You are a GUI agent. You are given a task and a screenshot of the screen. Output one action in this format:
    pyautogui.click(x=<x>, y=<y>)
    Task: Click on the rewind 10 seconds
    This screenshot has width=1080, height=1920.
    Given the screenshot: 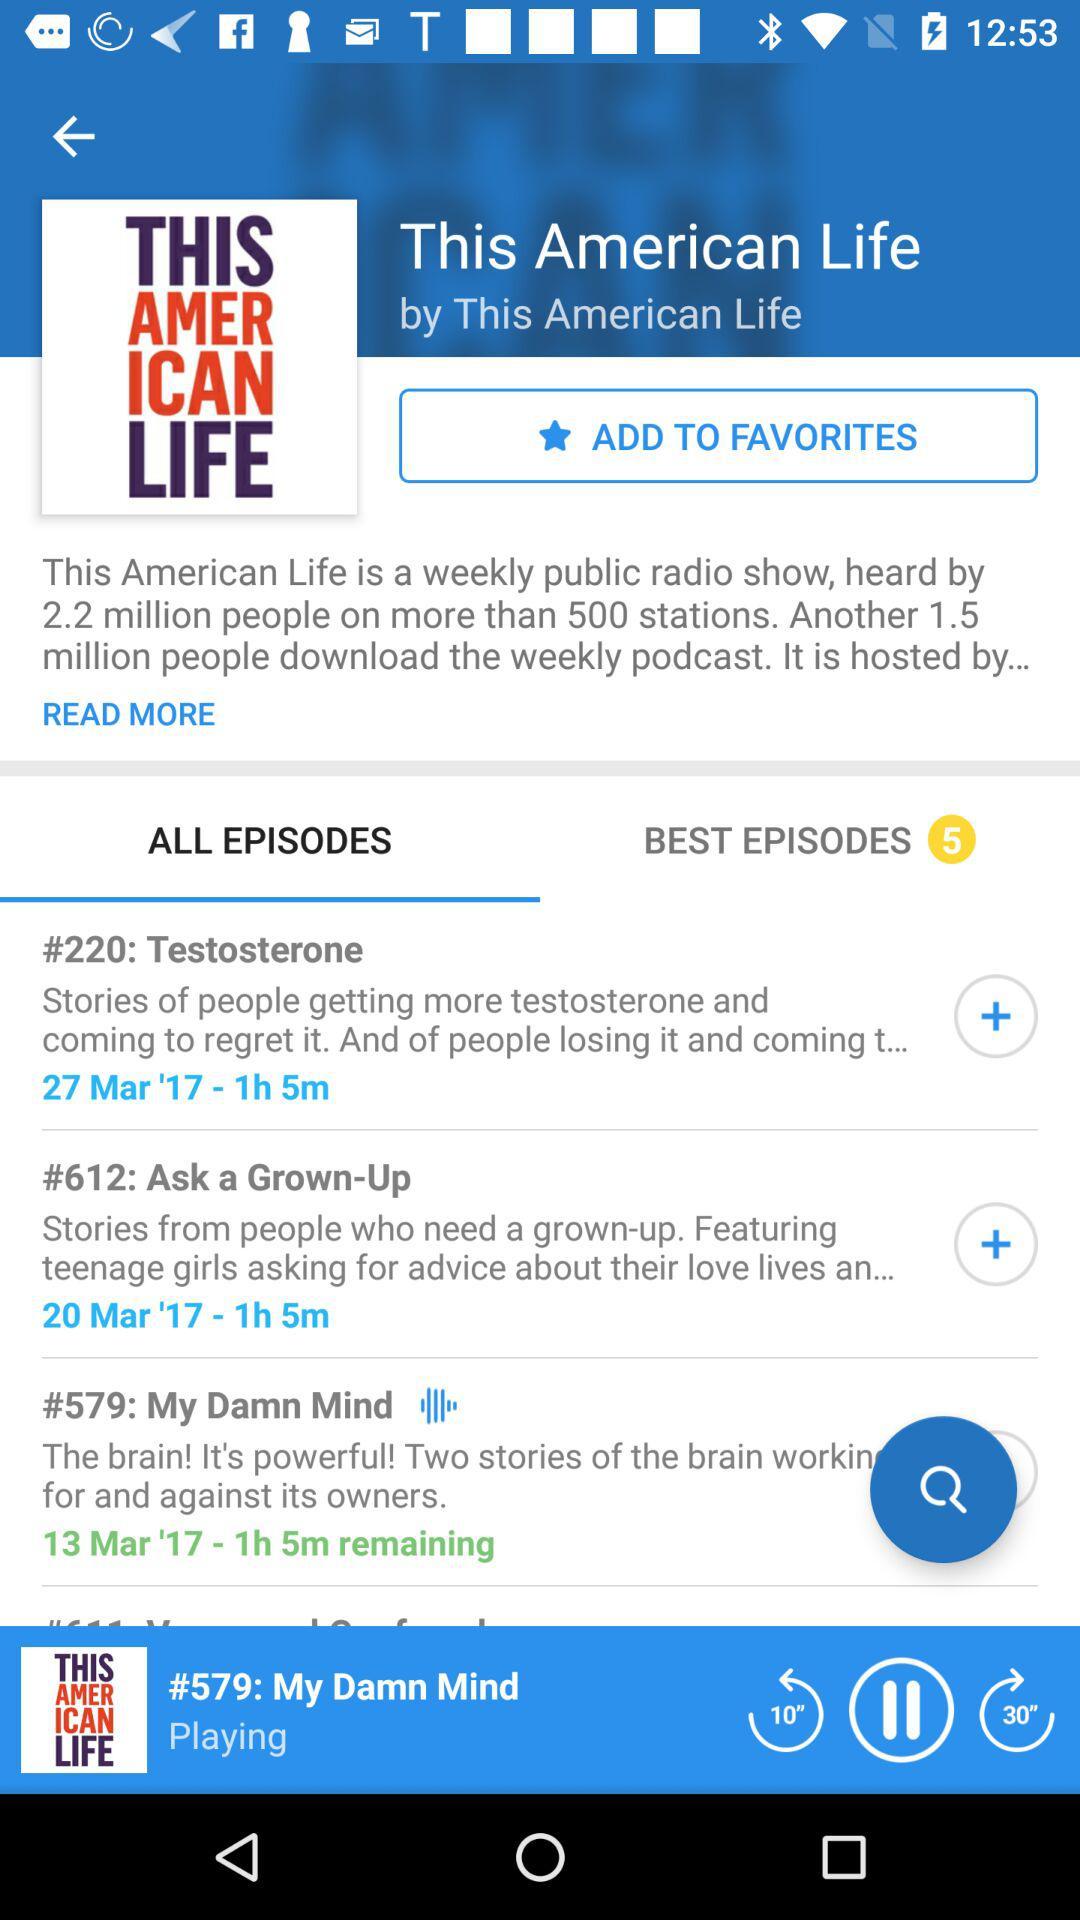 What is the action you would take?
    pyautogui.click(x=785, y=1708)
    